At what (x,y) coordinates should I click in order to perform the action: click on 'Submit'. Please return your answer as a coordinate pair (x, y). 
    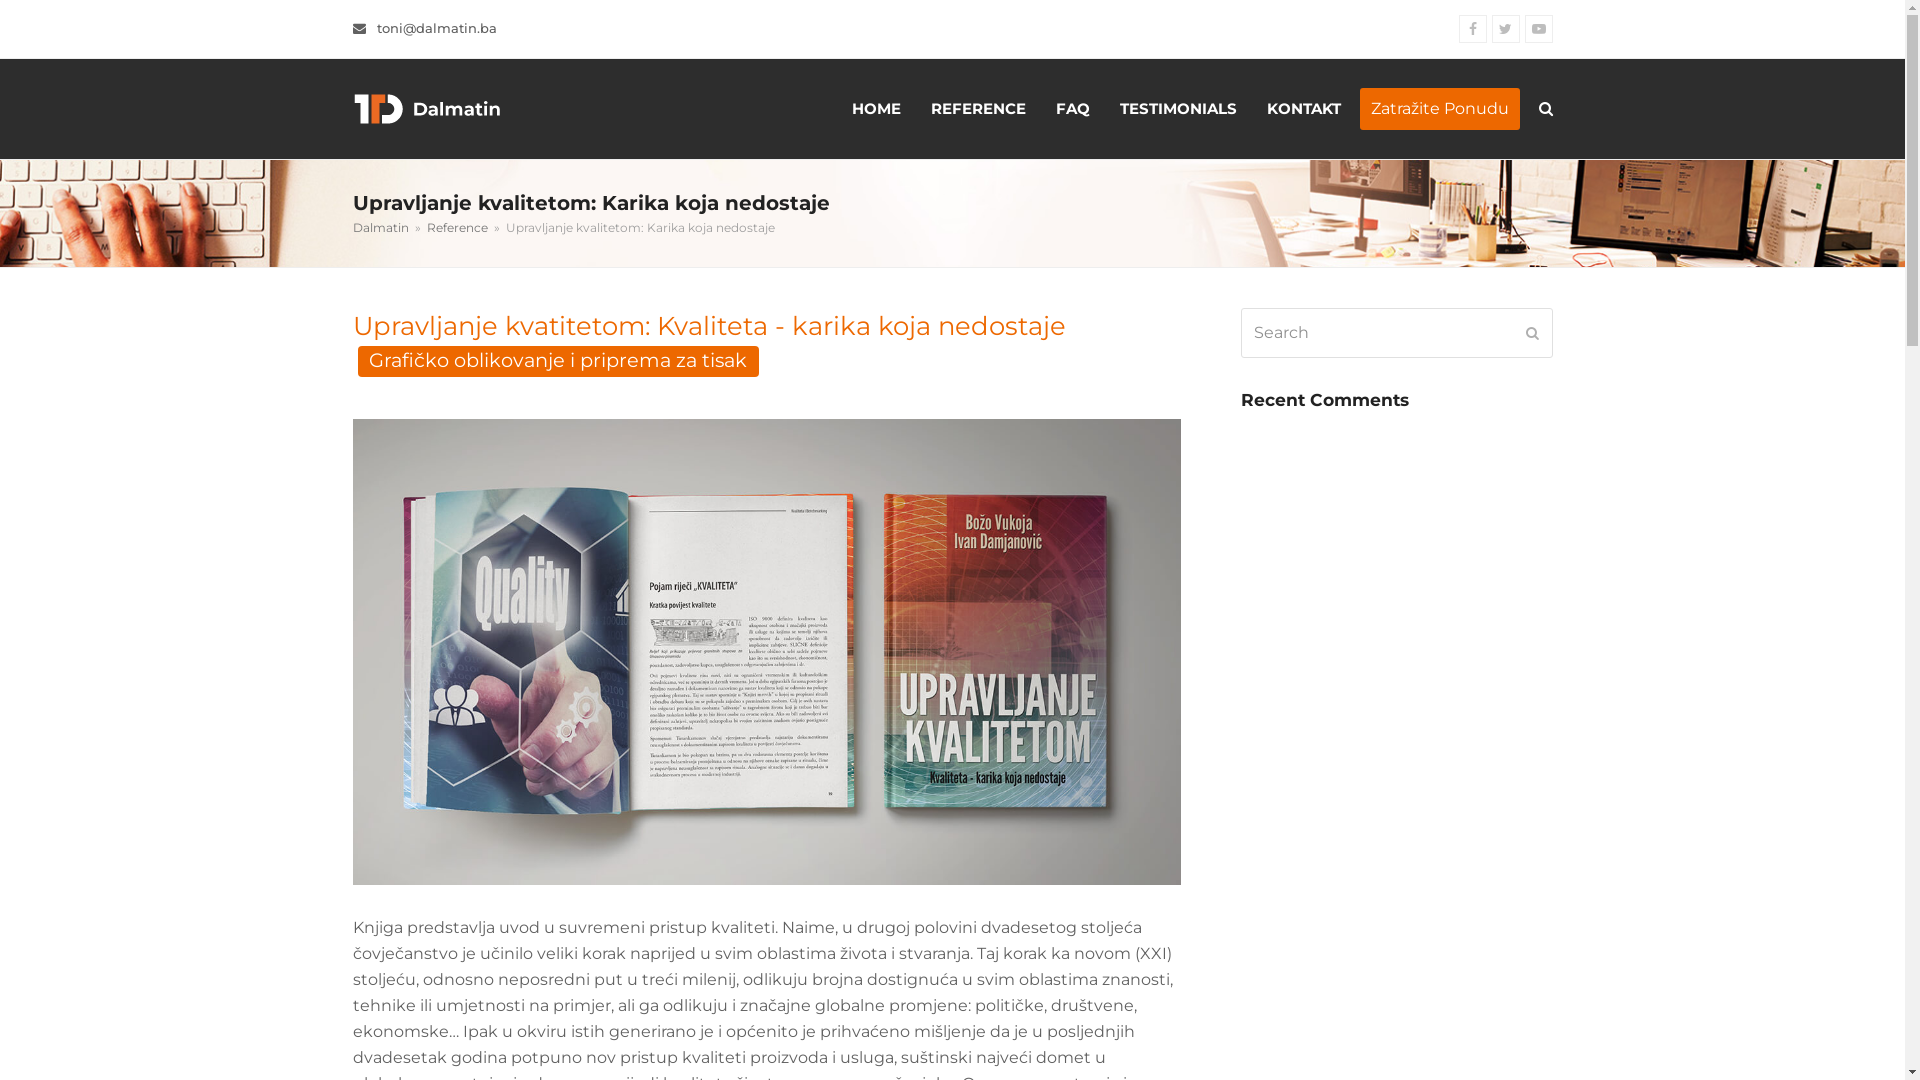
    Looking at the image, I should click on (1525, 331).